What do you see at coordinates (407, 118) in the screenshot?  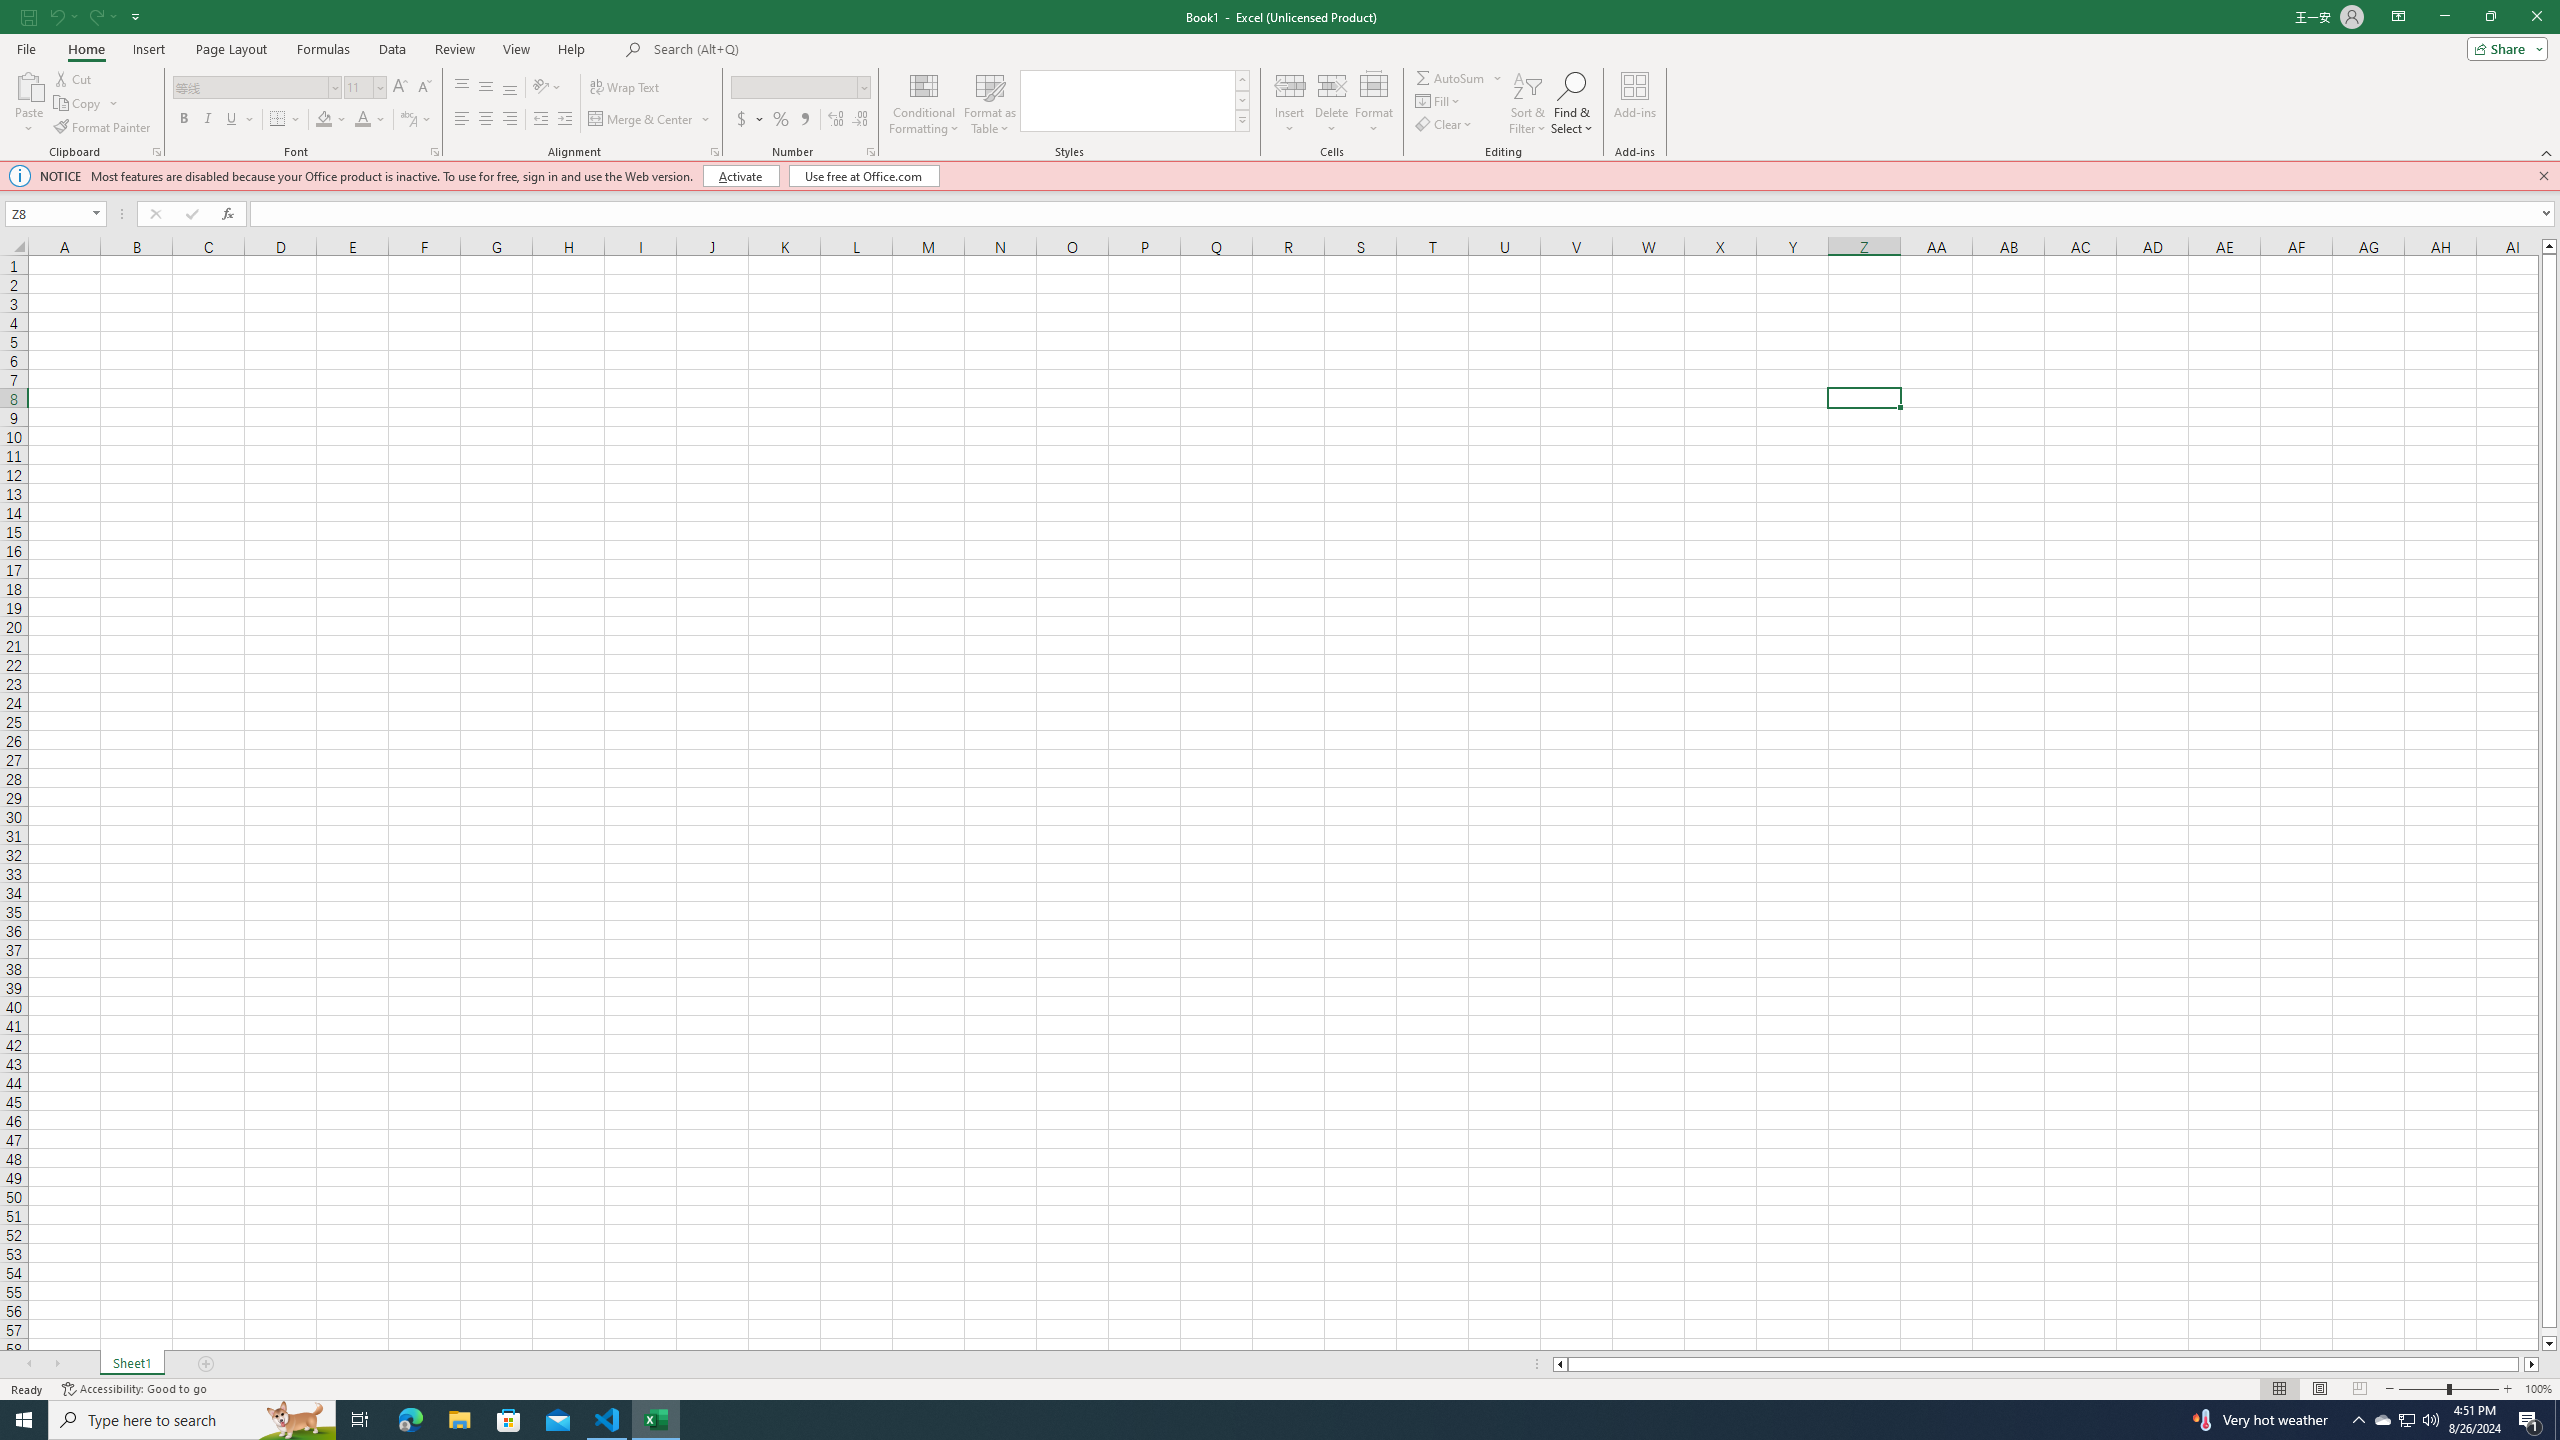 I see `'Show Phonetic Field'` at bounding box center [407, 118].